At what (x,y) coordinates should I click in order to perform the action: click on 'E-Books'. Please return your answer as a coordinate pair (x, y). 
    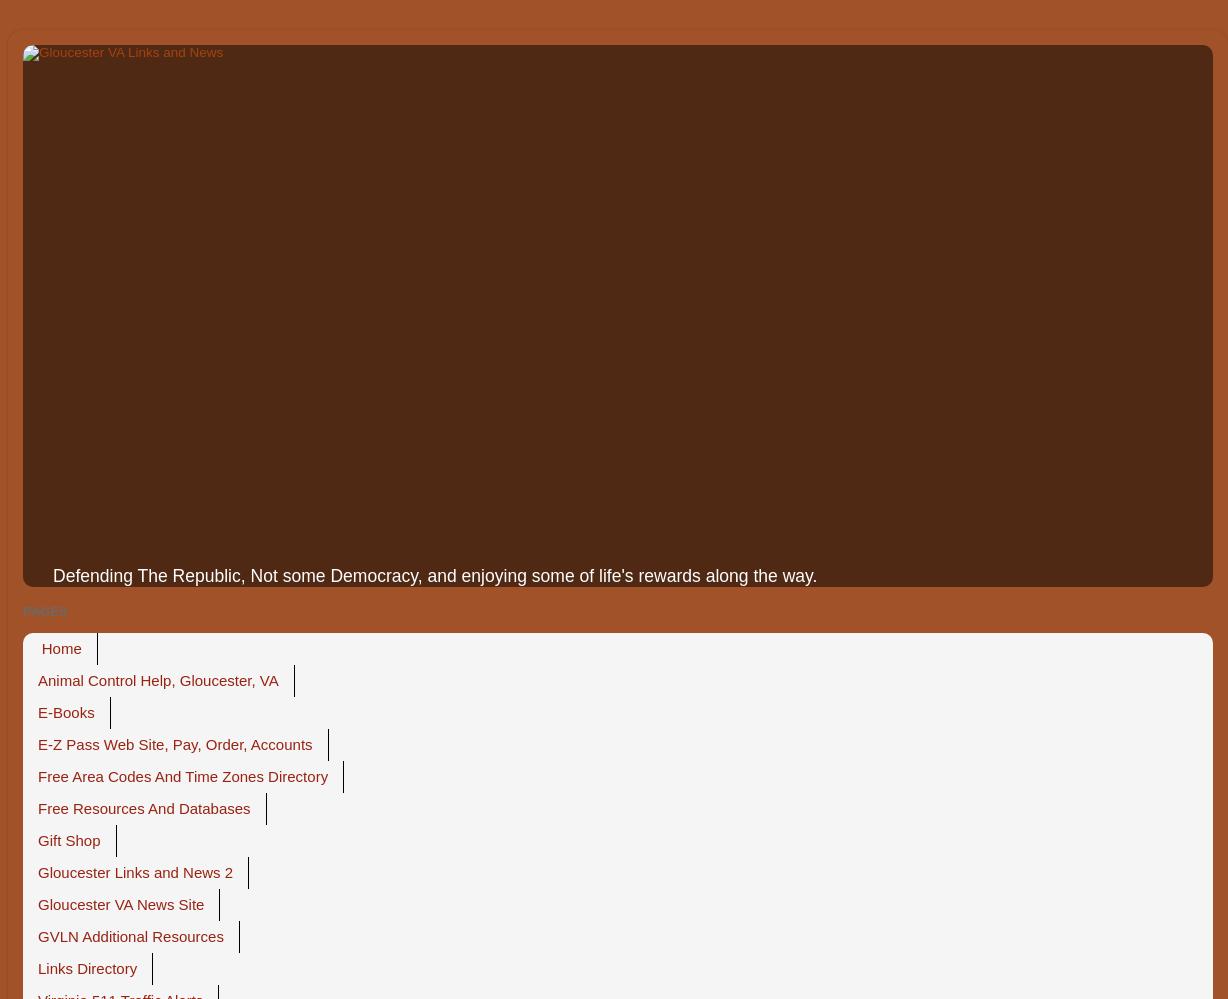
    Looking at the image, I should click on (65, 712).